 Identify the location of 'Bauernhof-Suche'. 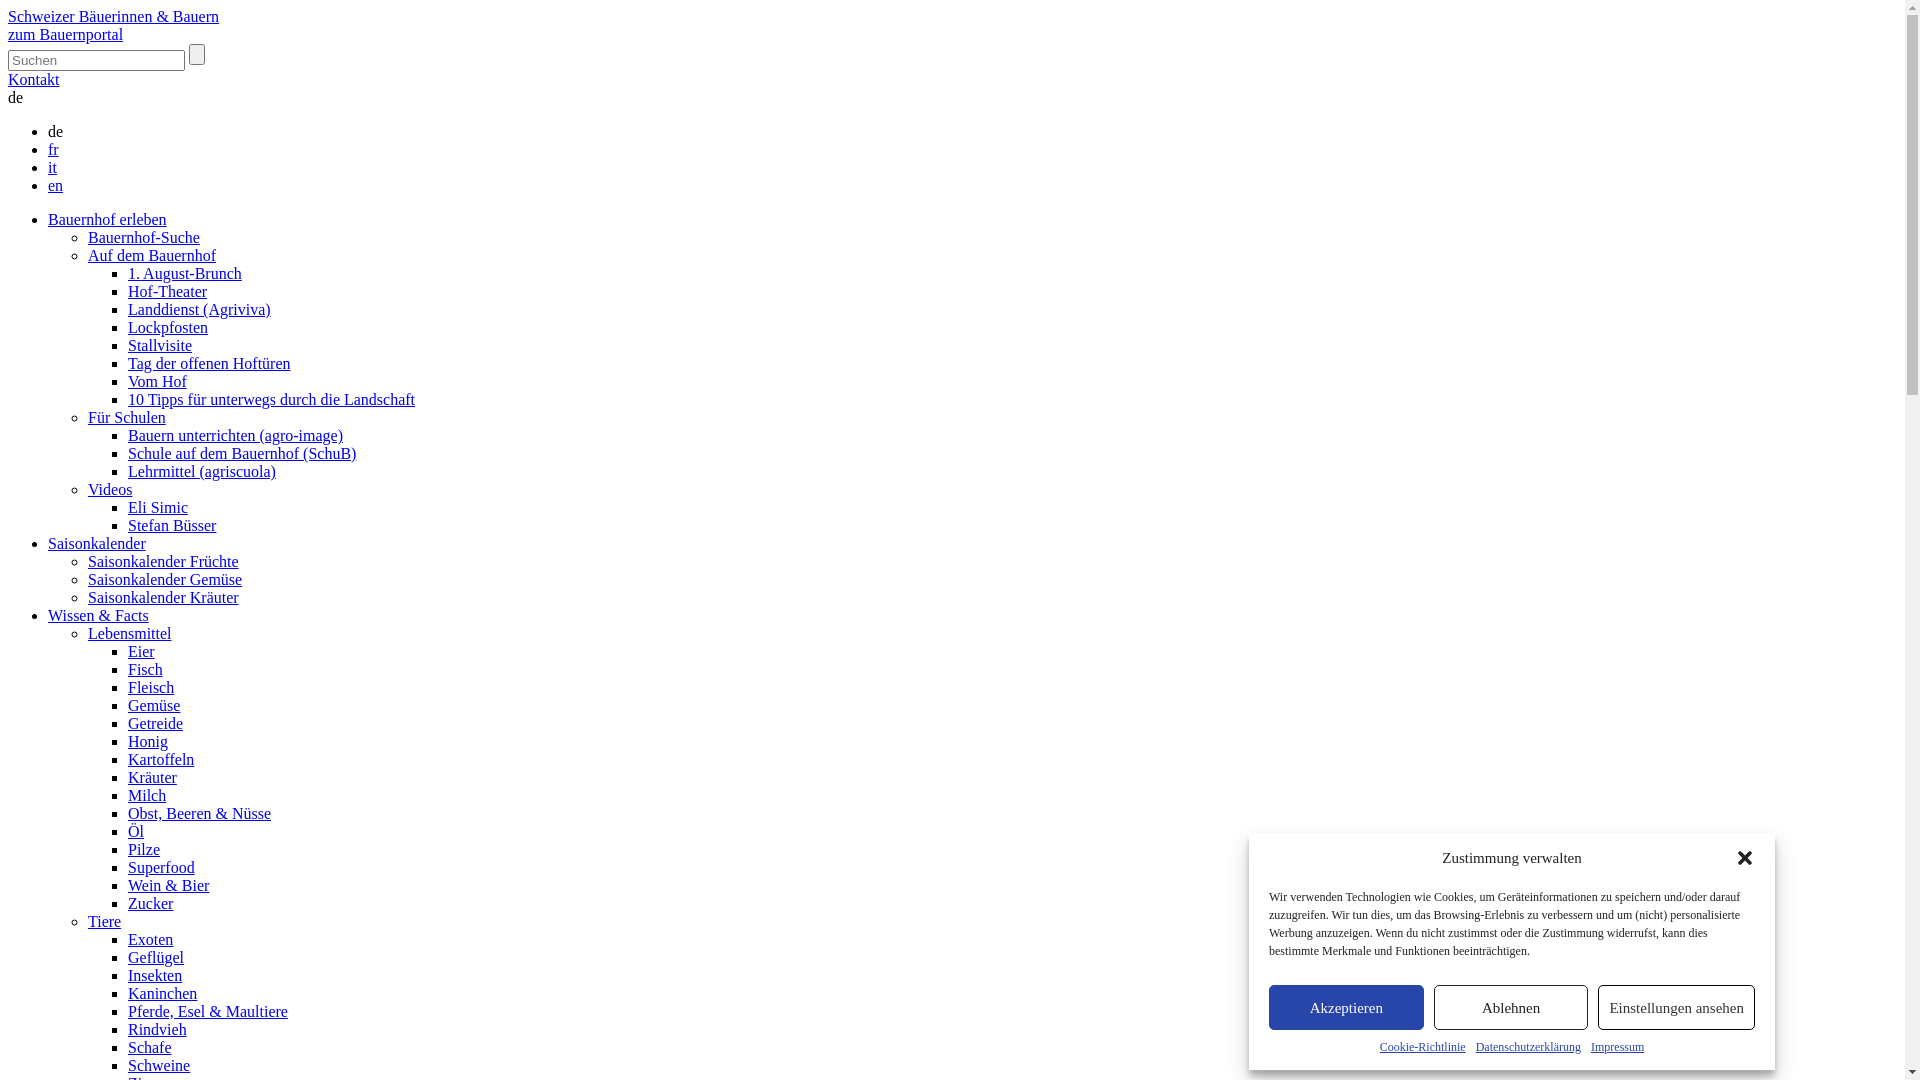
(143, 236).